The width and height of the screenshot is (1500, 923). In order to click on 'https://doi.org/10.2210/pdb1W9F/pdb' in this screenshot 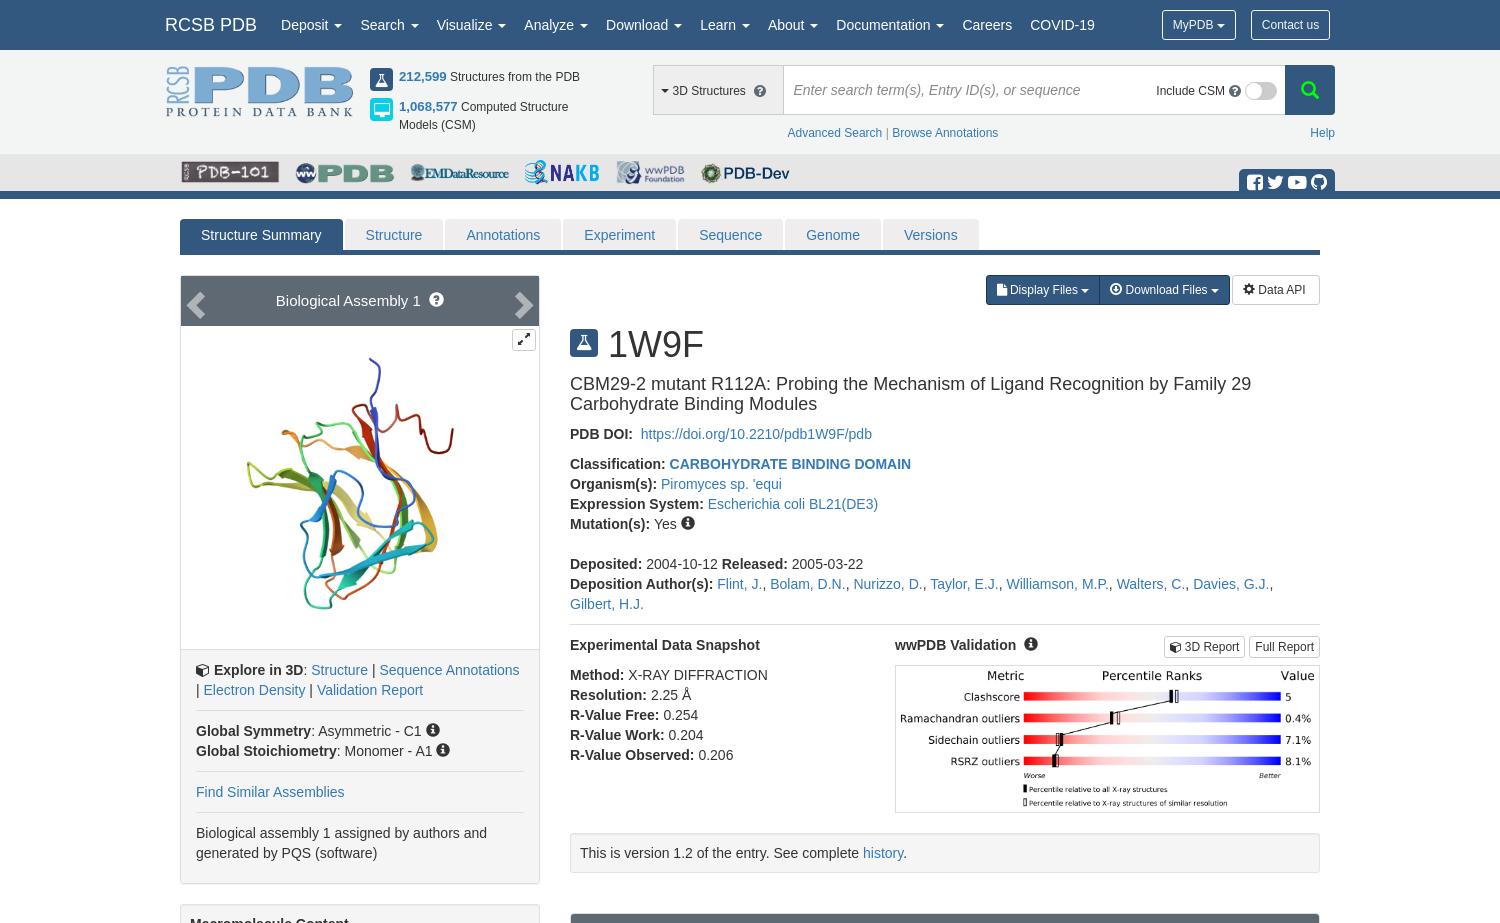, I will do `click(753, 433)`.